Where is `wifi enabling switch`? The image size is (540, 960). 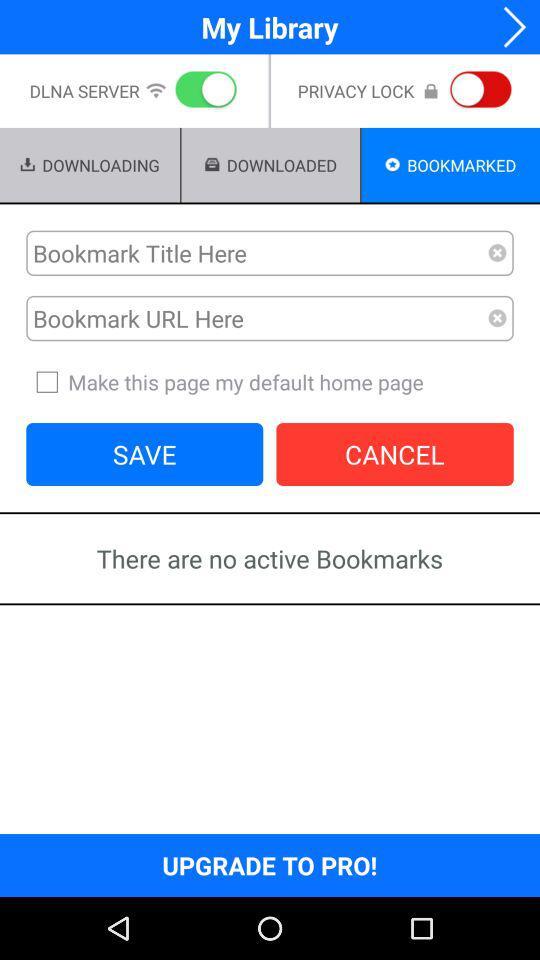
wifi enabling switch is located at coordinates (202, 91).